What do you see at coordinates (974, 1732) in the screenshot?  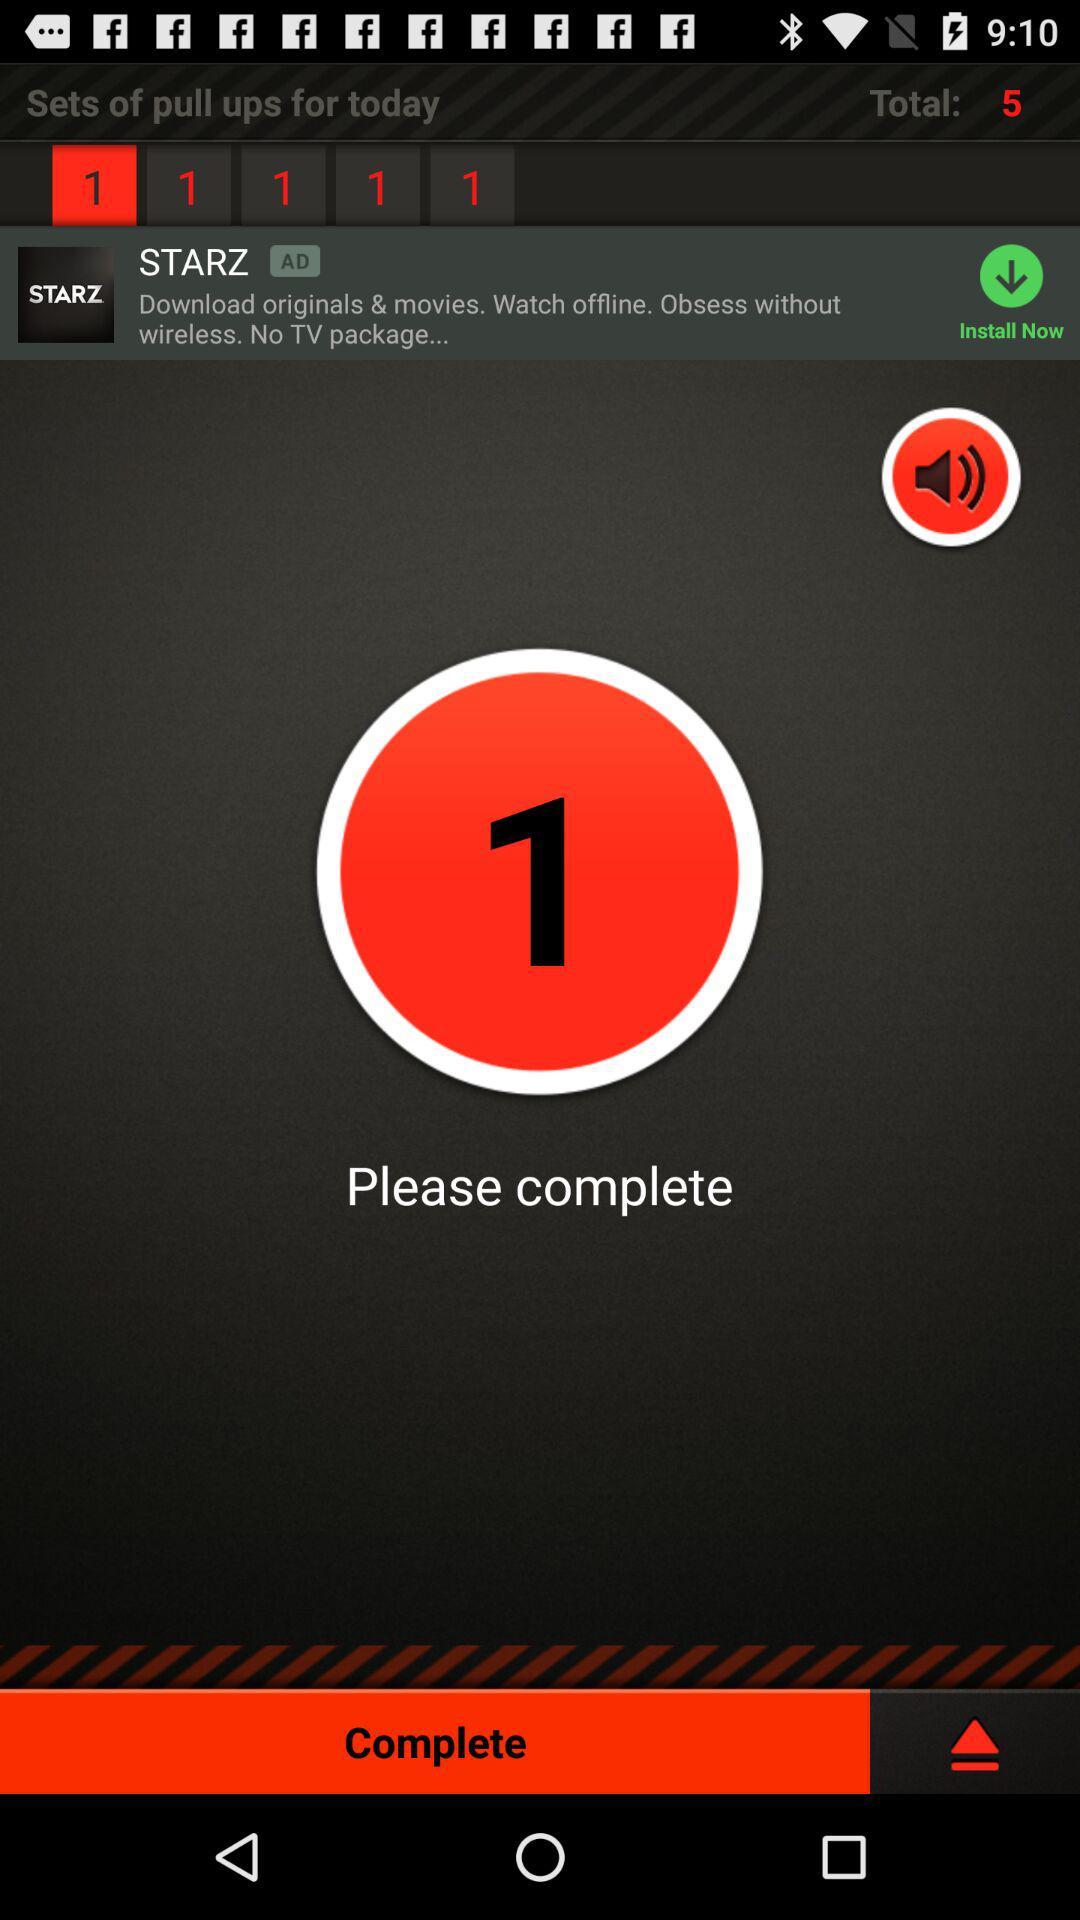 I see `the item at the bottom right corner` at bounding box center [974, 1732].